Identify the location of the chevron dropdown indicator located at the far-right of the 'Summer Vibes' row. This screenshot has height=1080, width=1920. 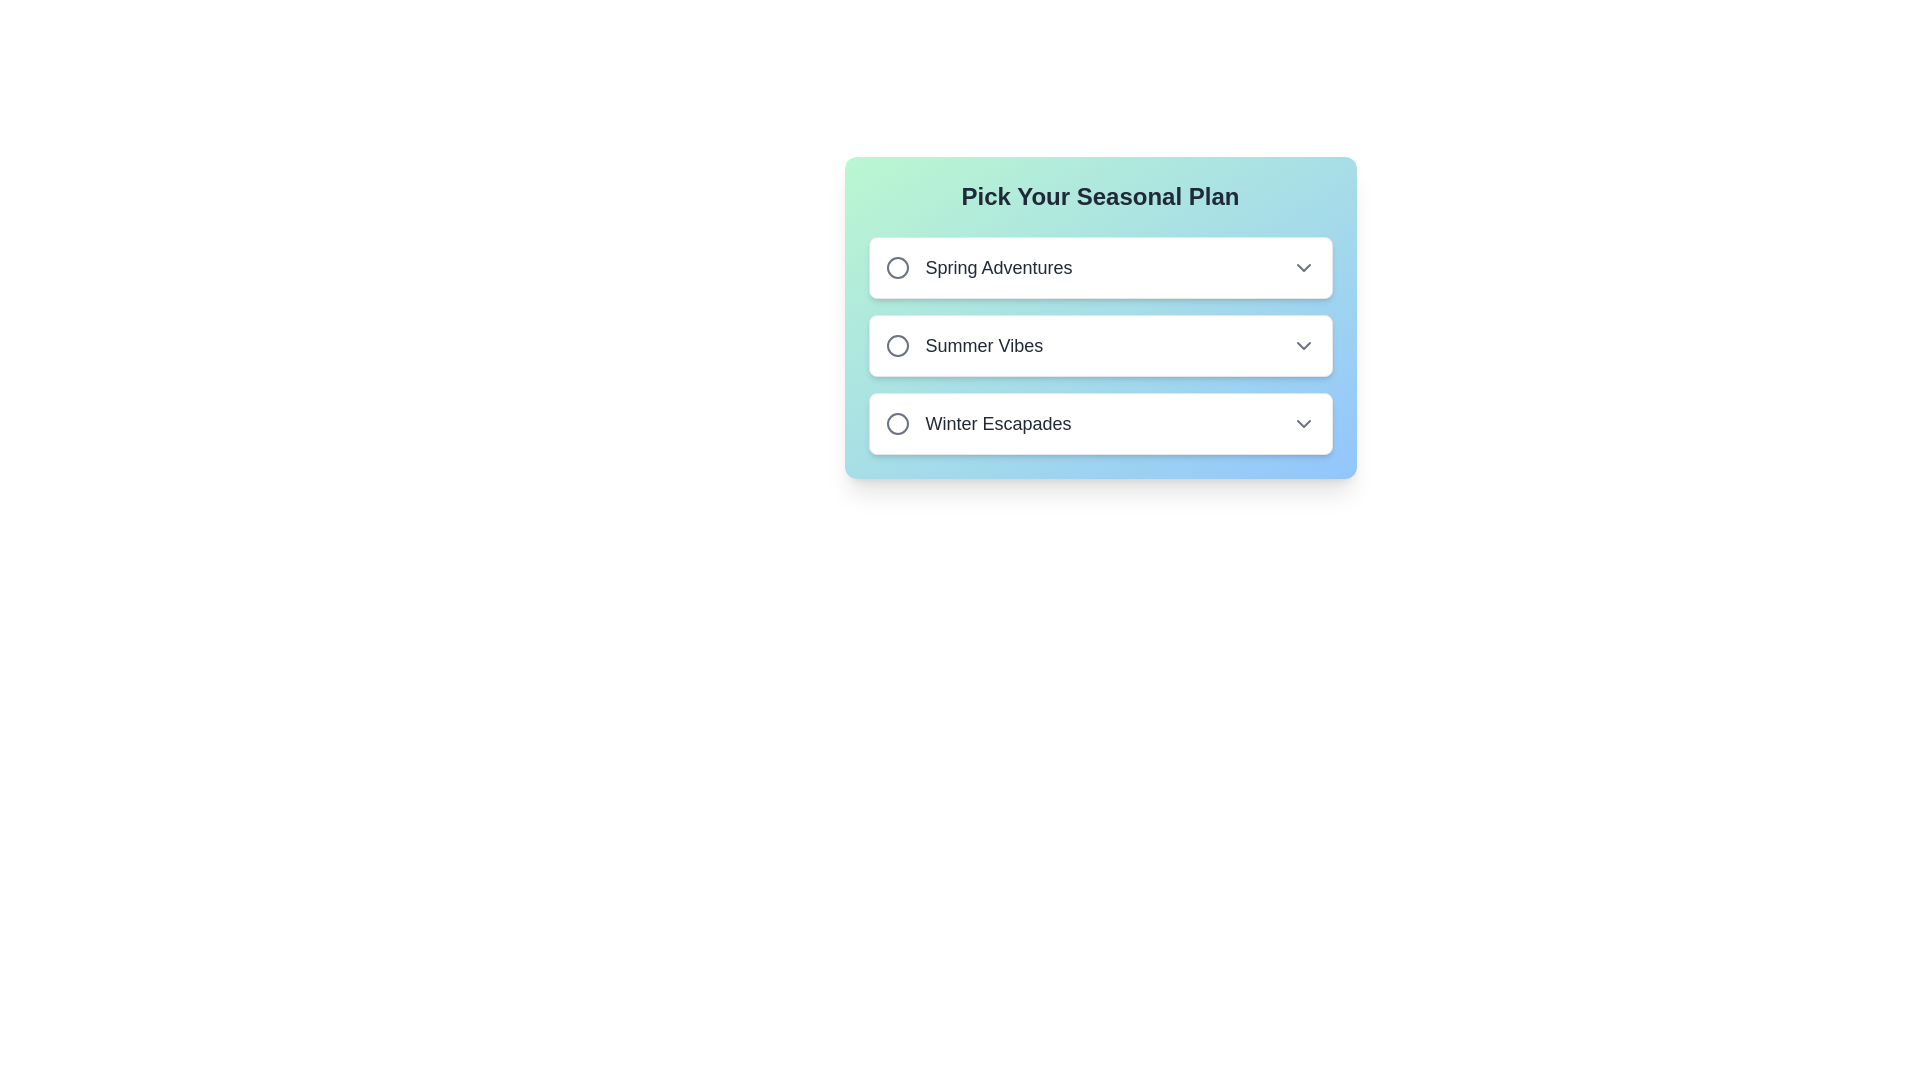
(1303, 345).